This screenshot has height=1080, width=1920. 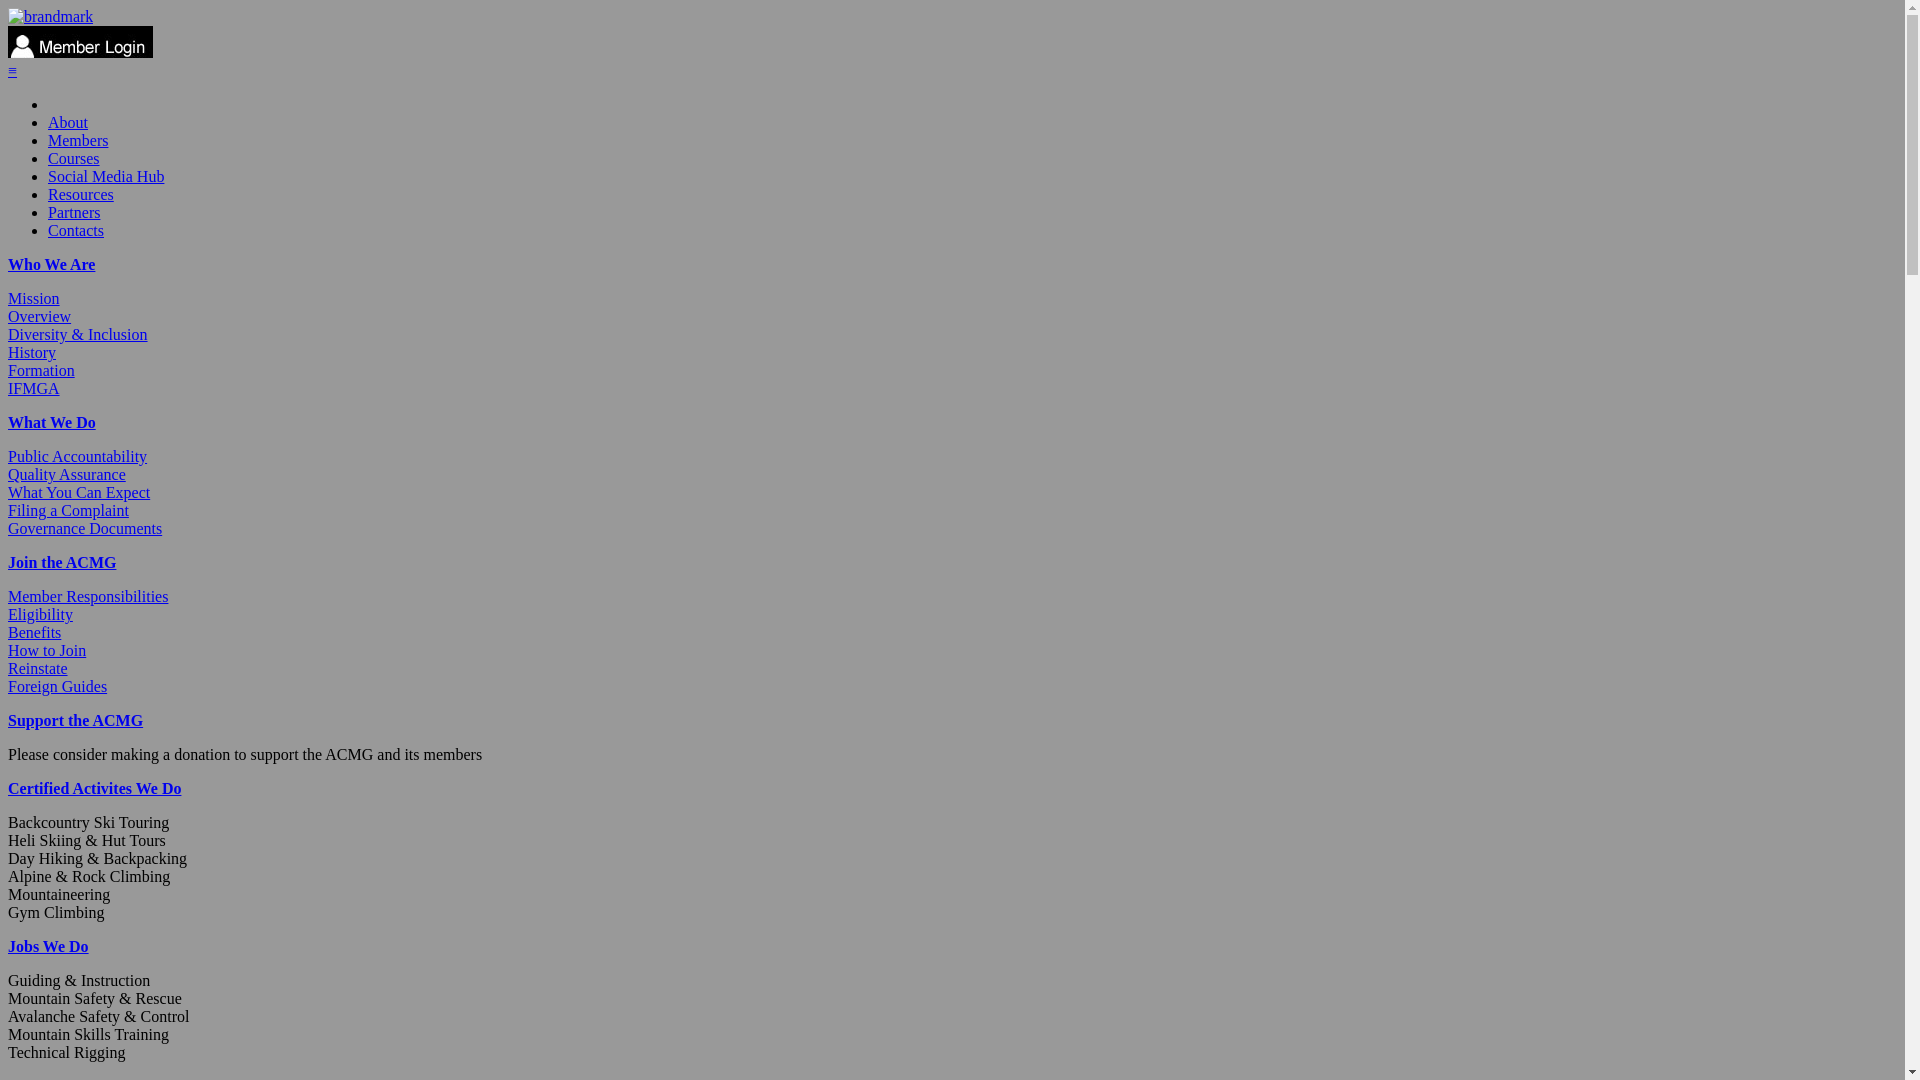 I want to click on 'How to Join', so click(x=47, y=650).